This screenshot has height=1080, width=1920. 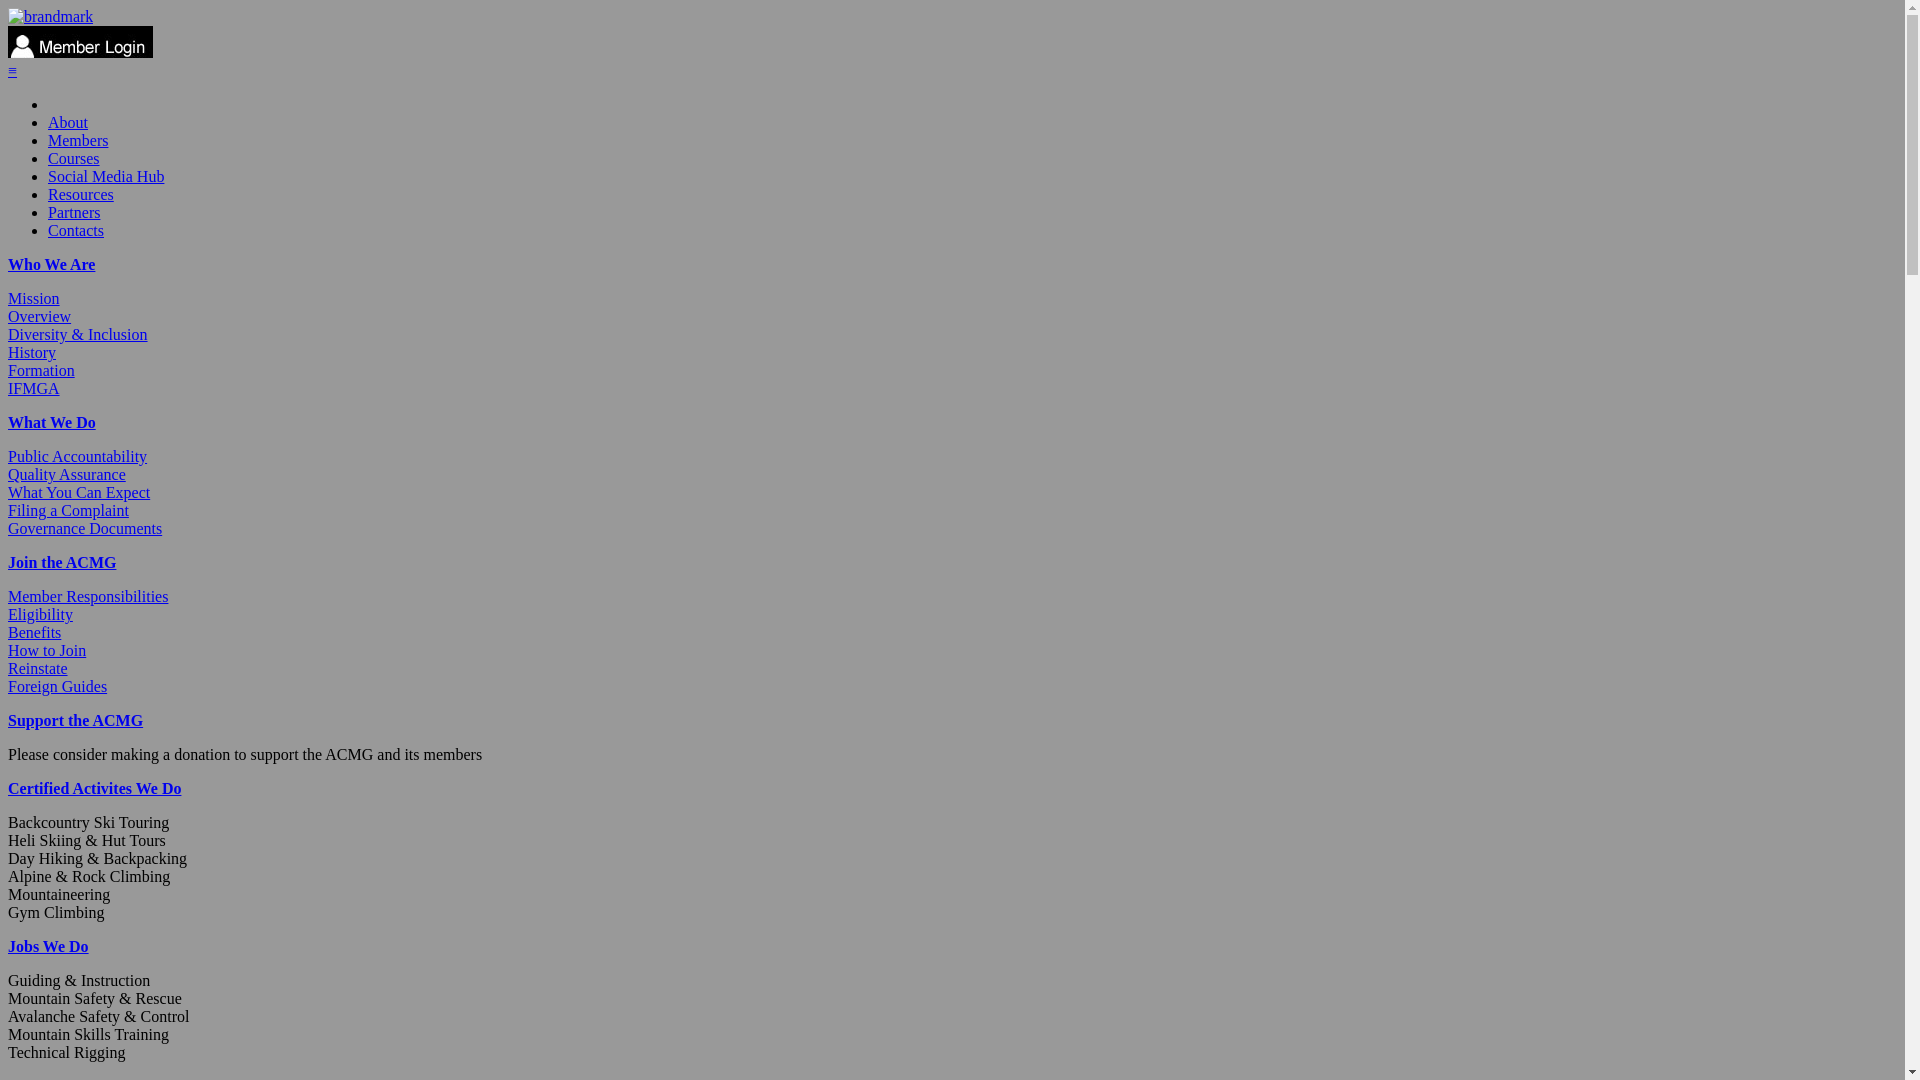 I want to click on 'How to Join', so click(x=47, y=650).